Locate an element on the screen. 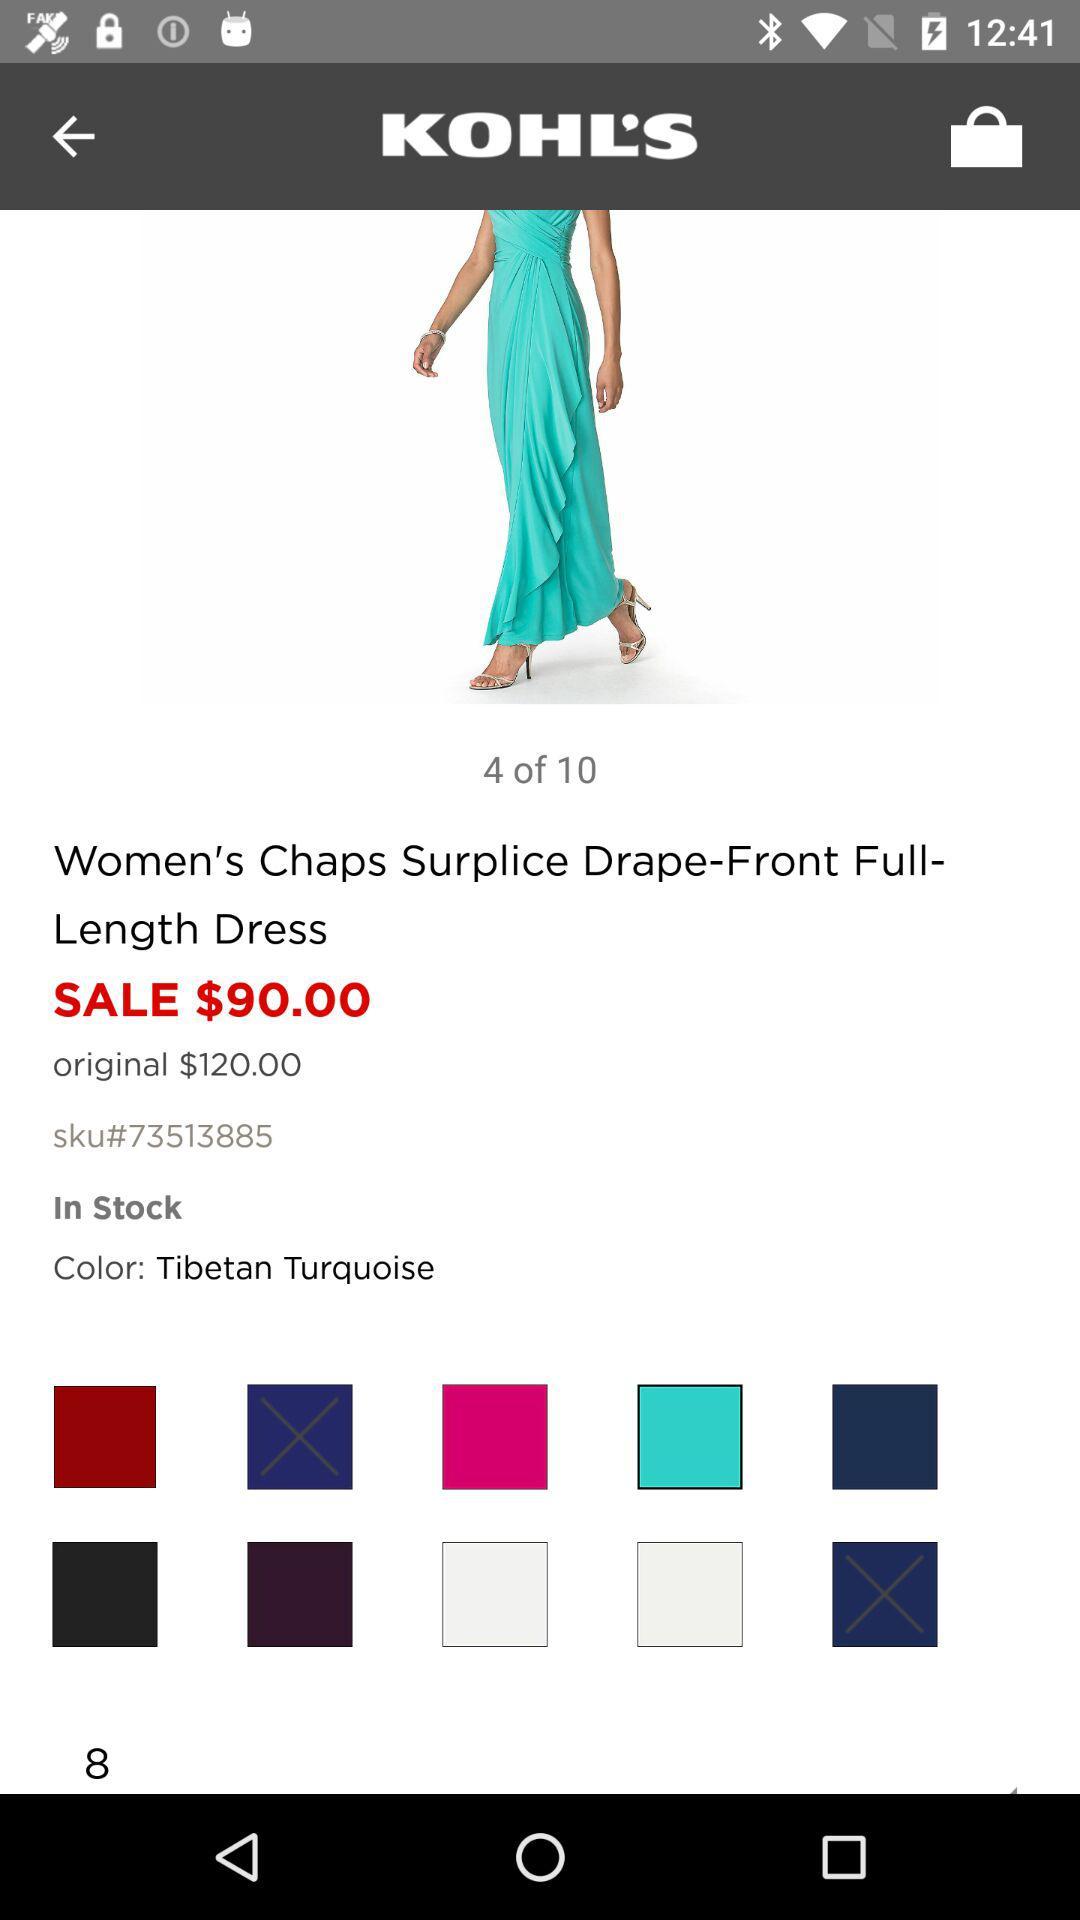  check photo is located at coordinates (540, 456).